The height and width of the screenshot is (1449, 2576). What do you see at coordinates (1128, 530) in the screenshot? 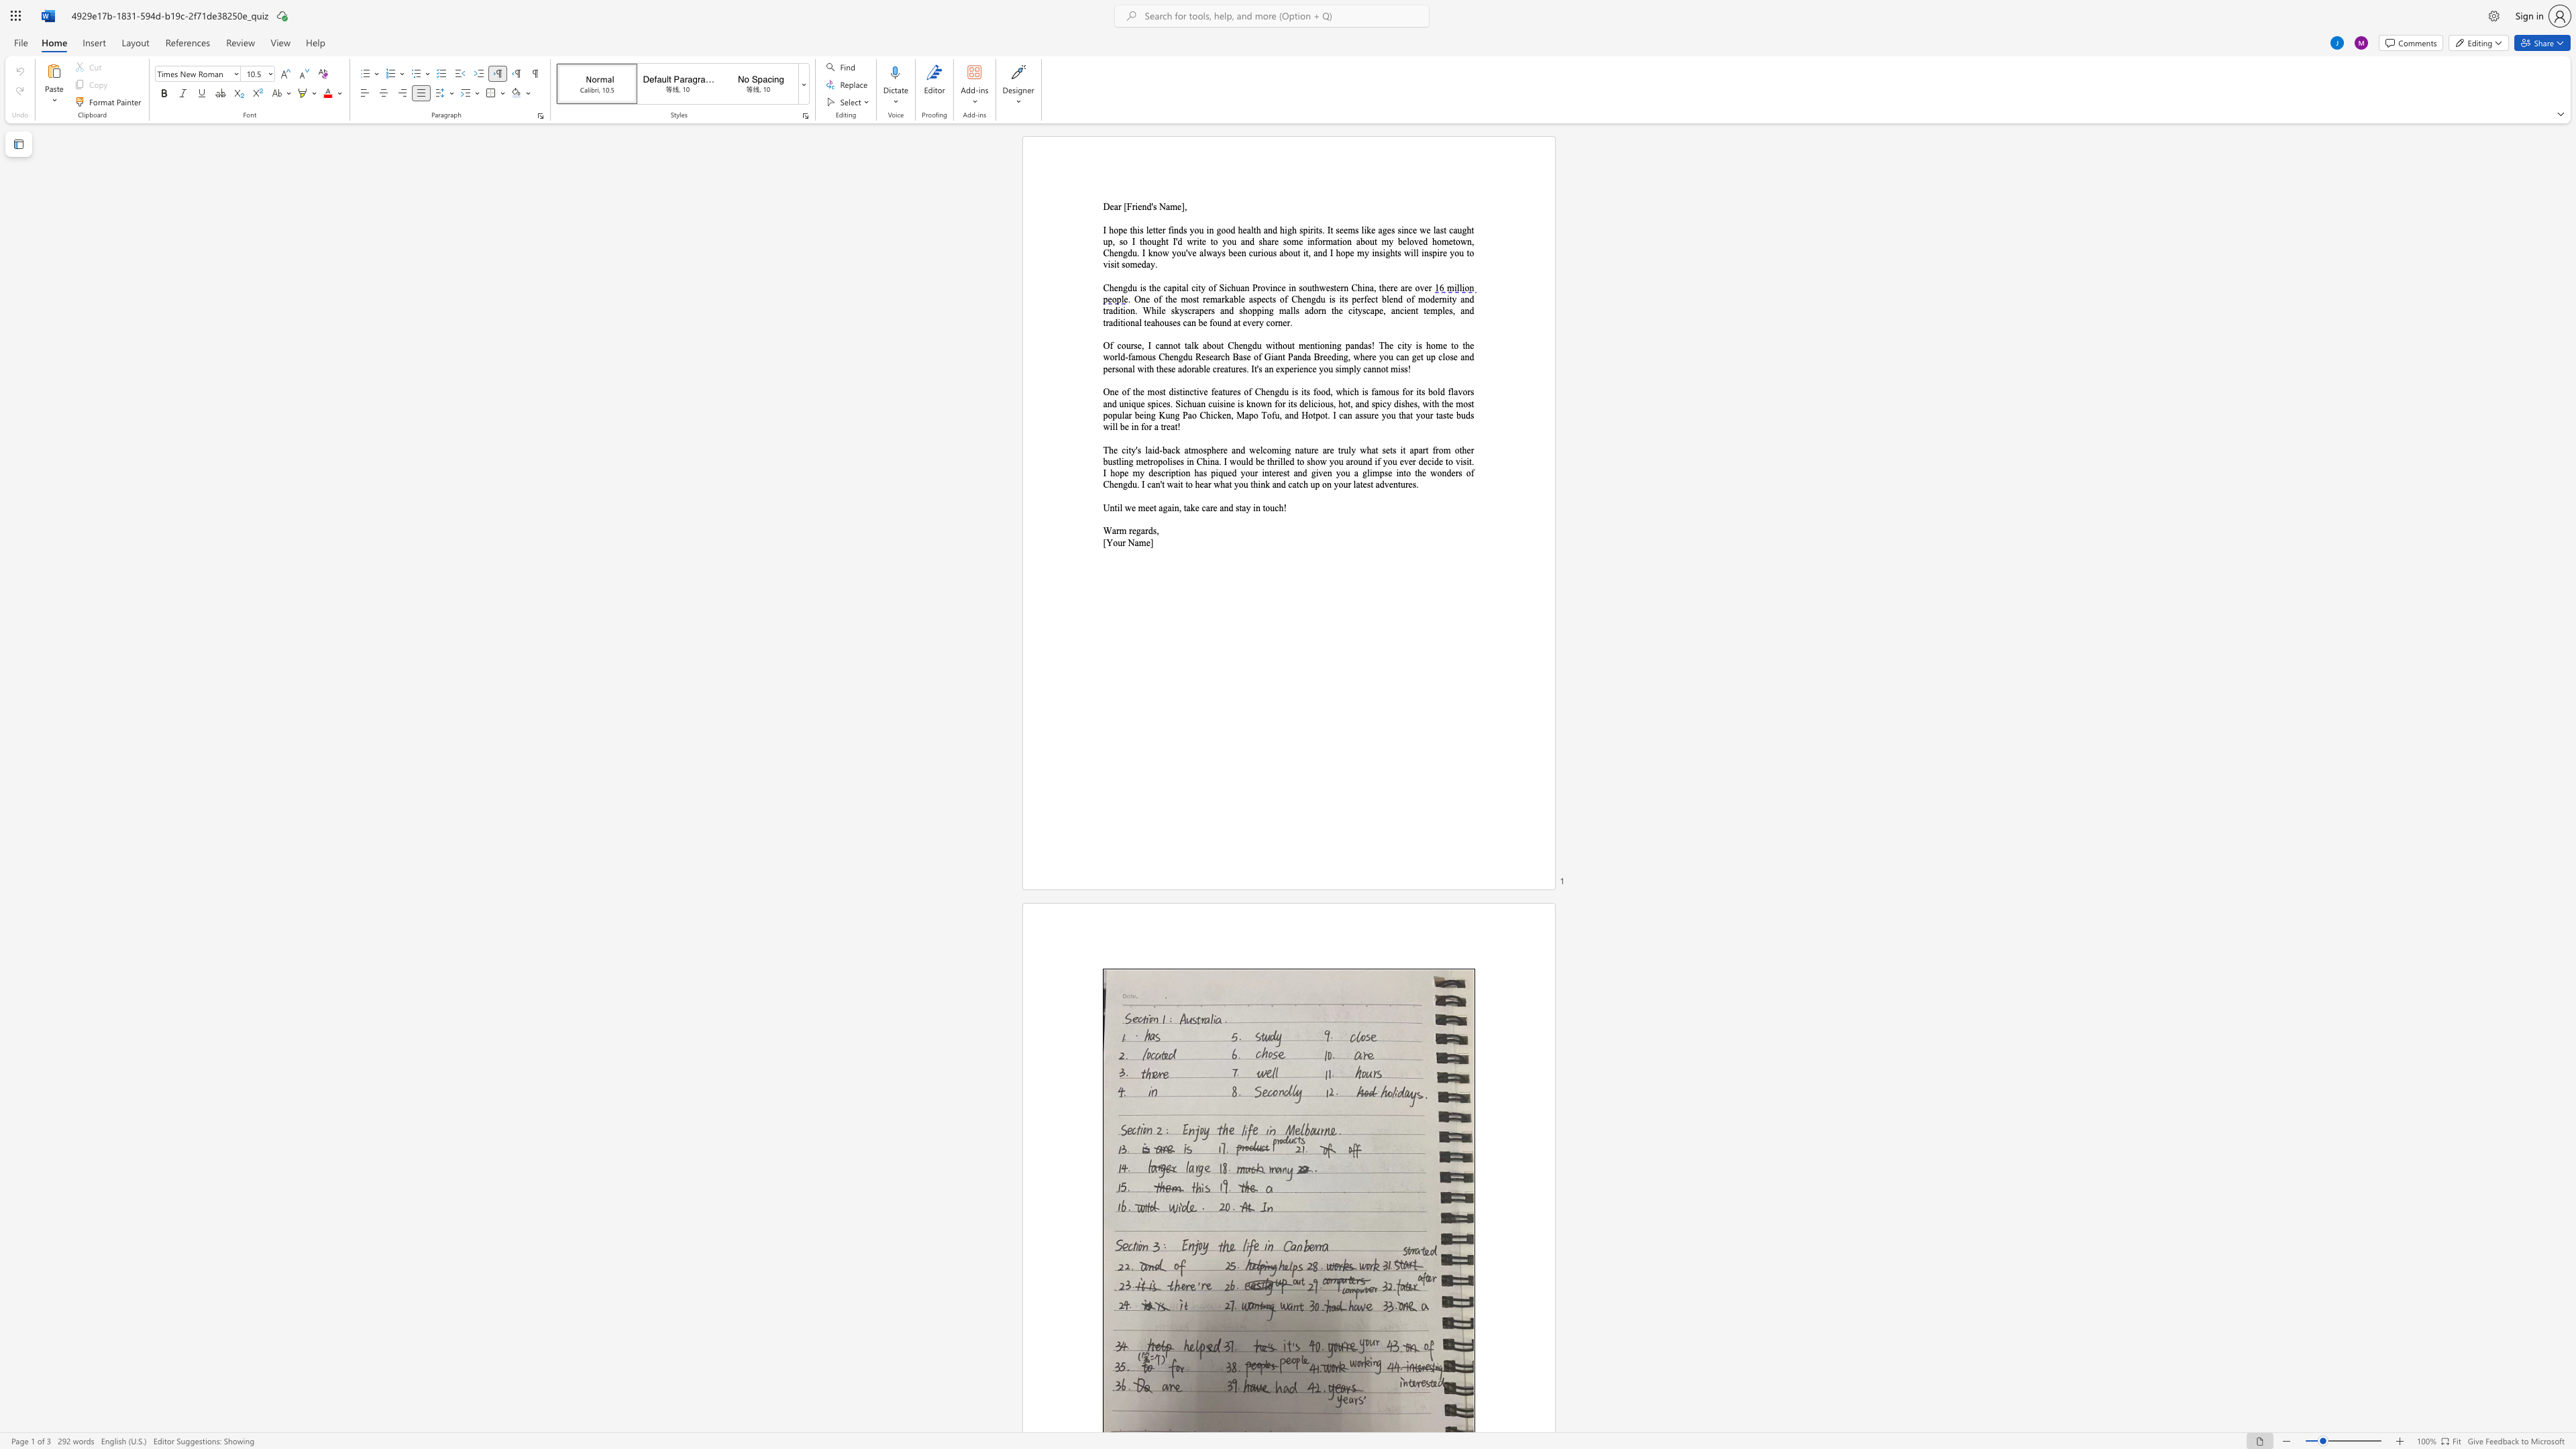
I see `the subset text "reg" within the text "Warm regards,"` at bounding box center [1128, 530].